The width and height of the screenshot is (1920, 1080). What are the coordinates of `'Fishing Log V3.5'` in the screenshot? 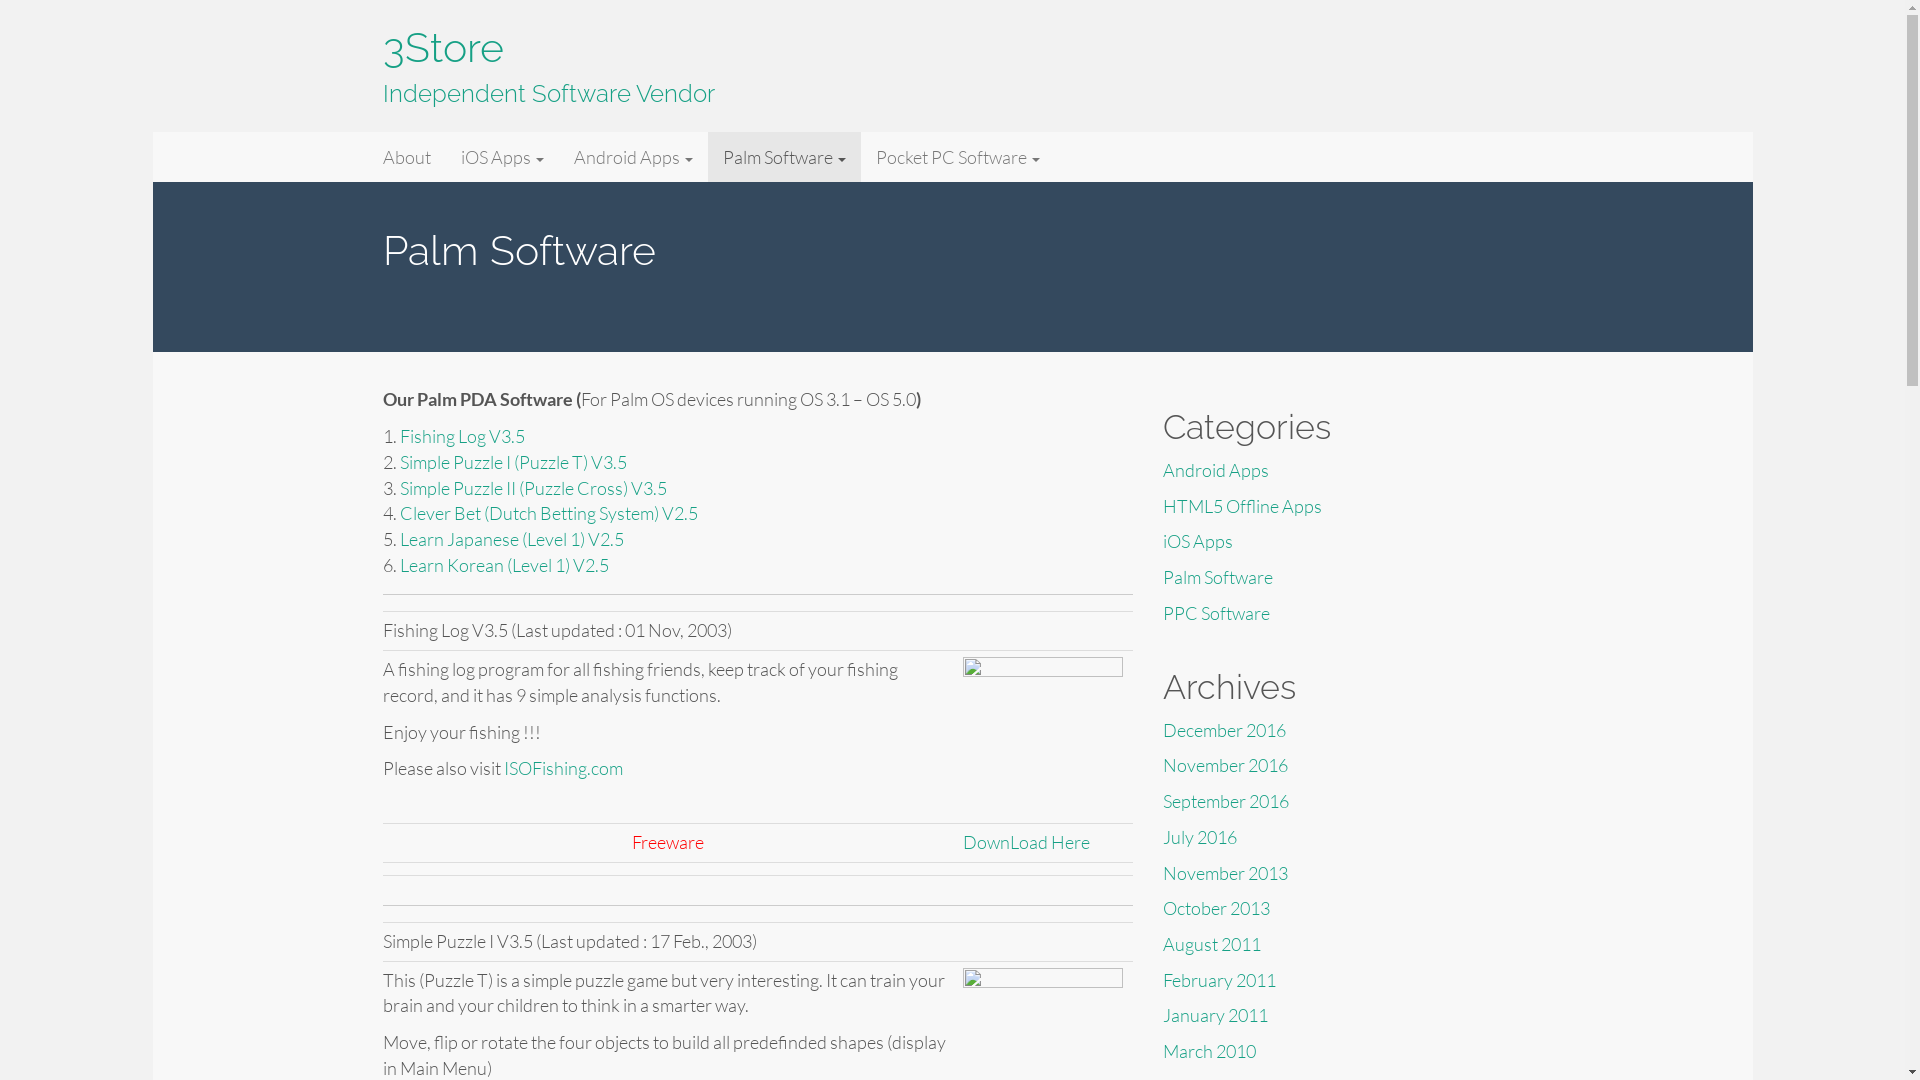 It's located at (461, 434).